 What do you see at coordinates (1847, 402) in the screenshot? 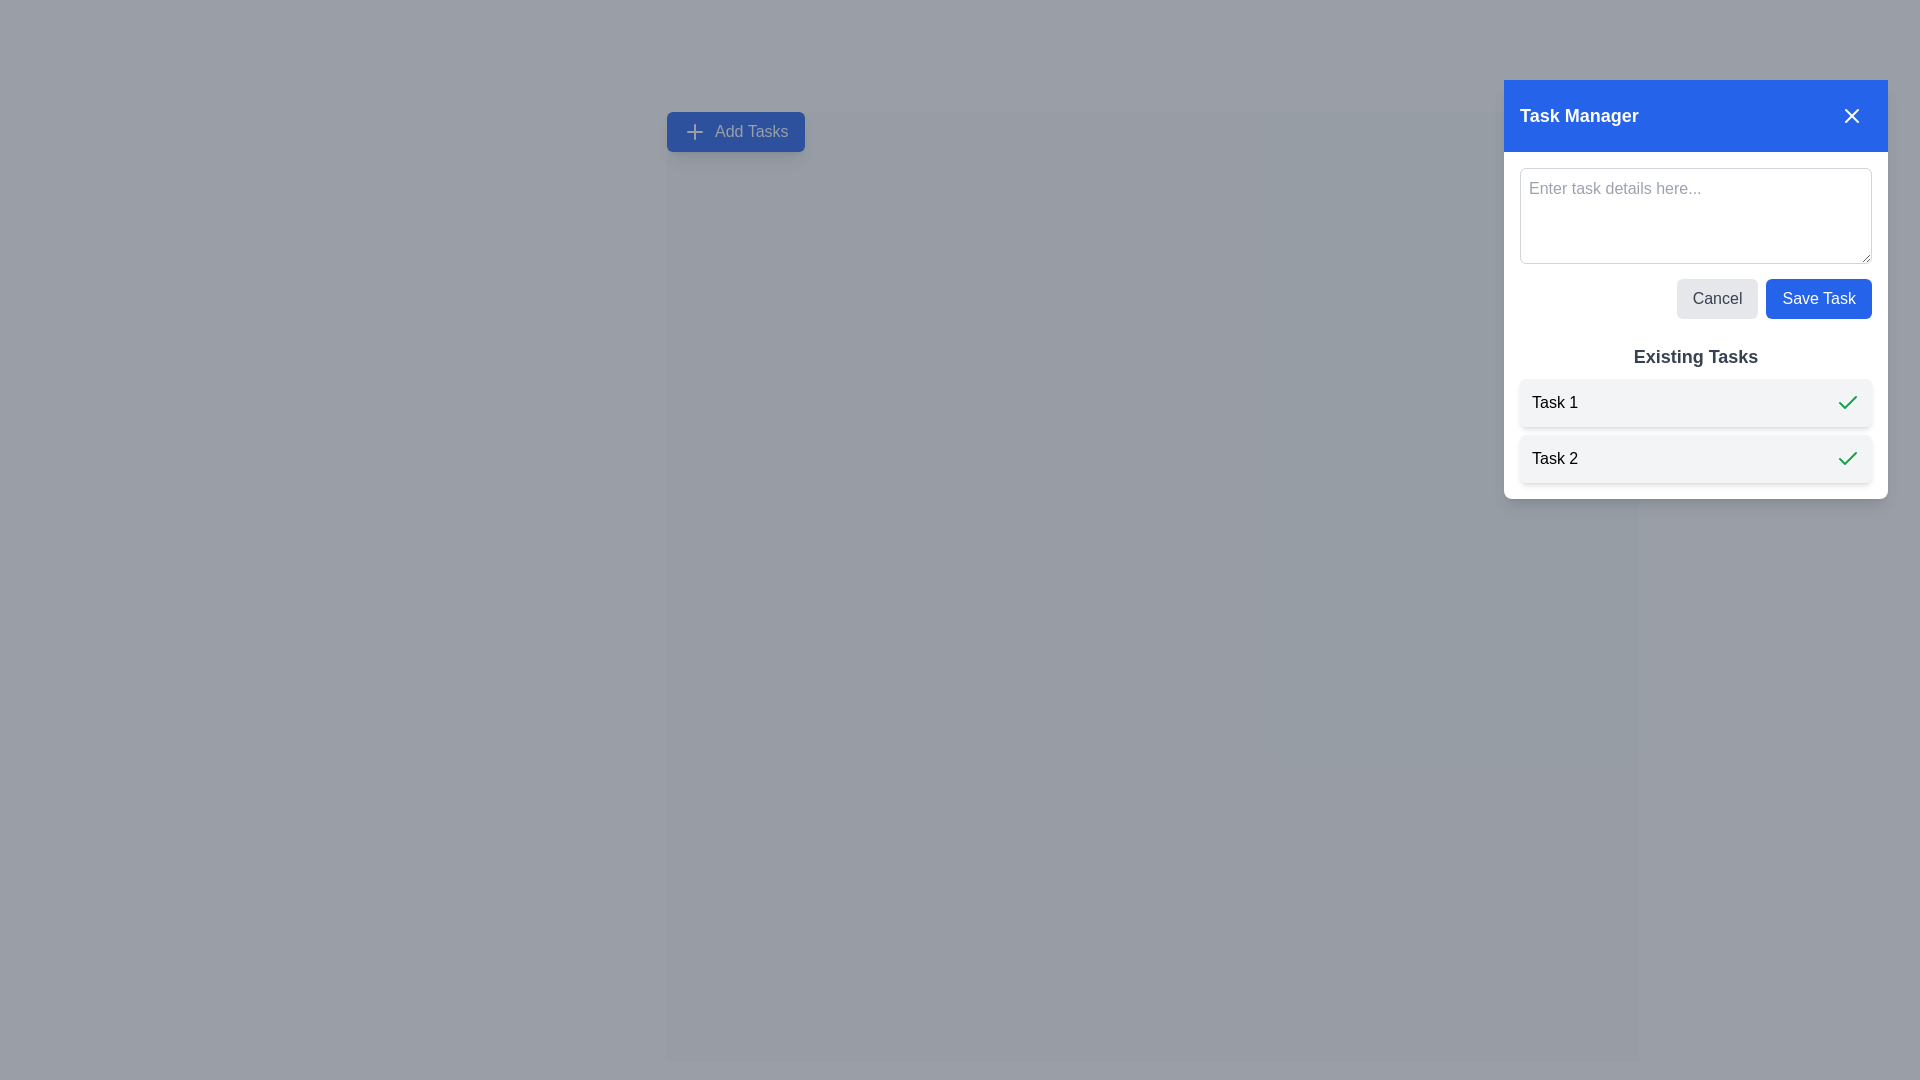
I see `the small green checkmark icon button located to the far right within the card labeled 'Task 1' to interact with it` at bounding box center [1847, 402].